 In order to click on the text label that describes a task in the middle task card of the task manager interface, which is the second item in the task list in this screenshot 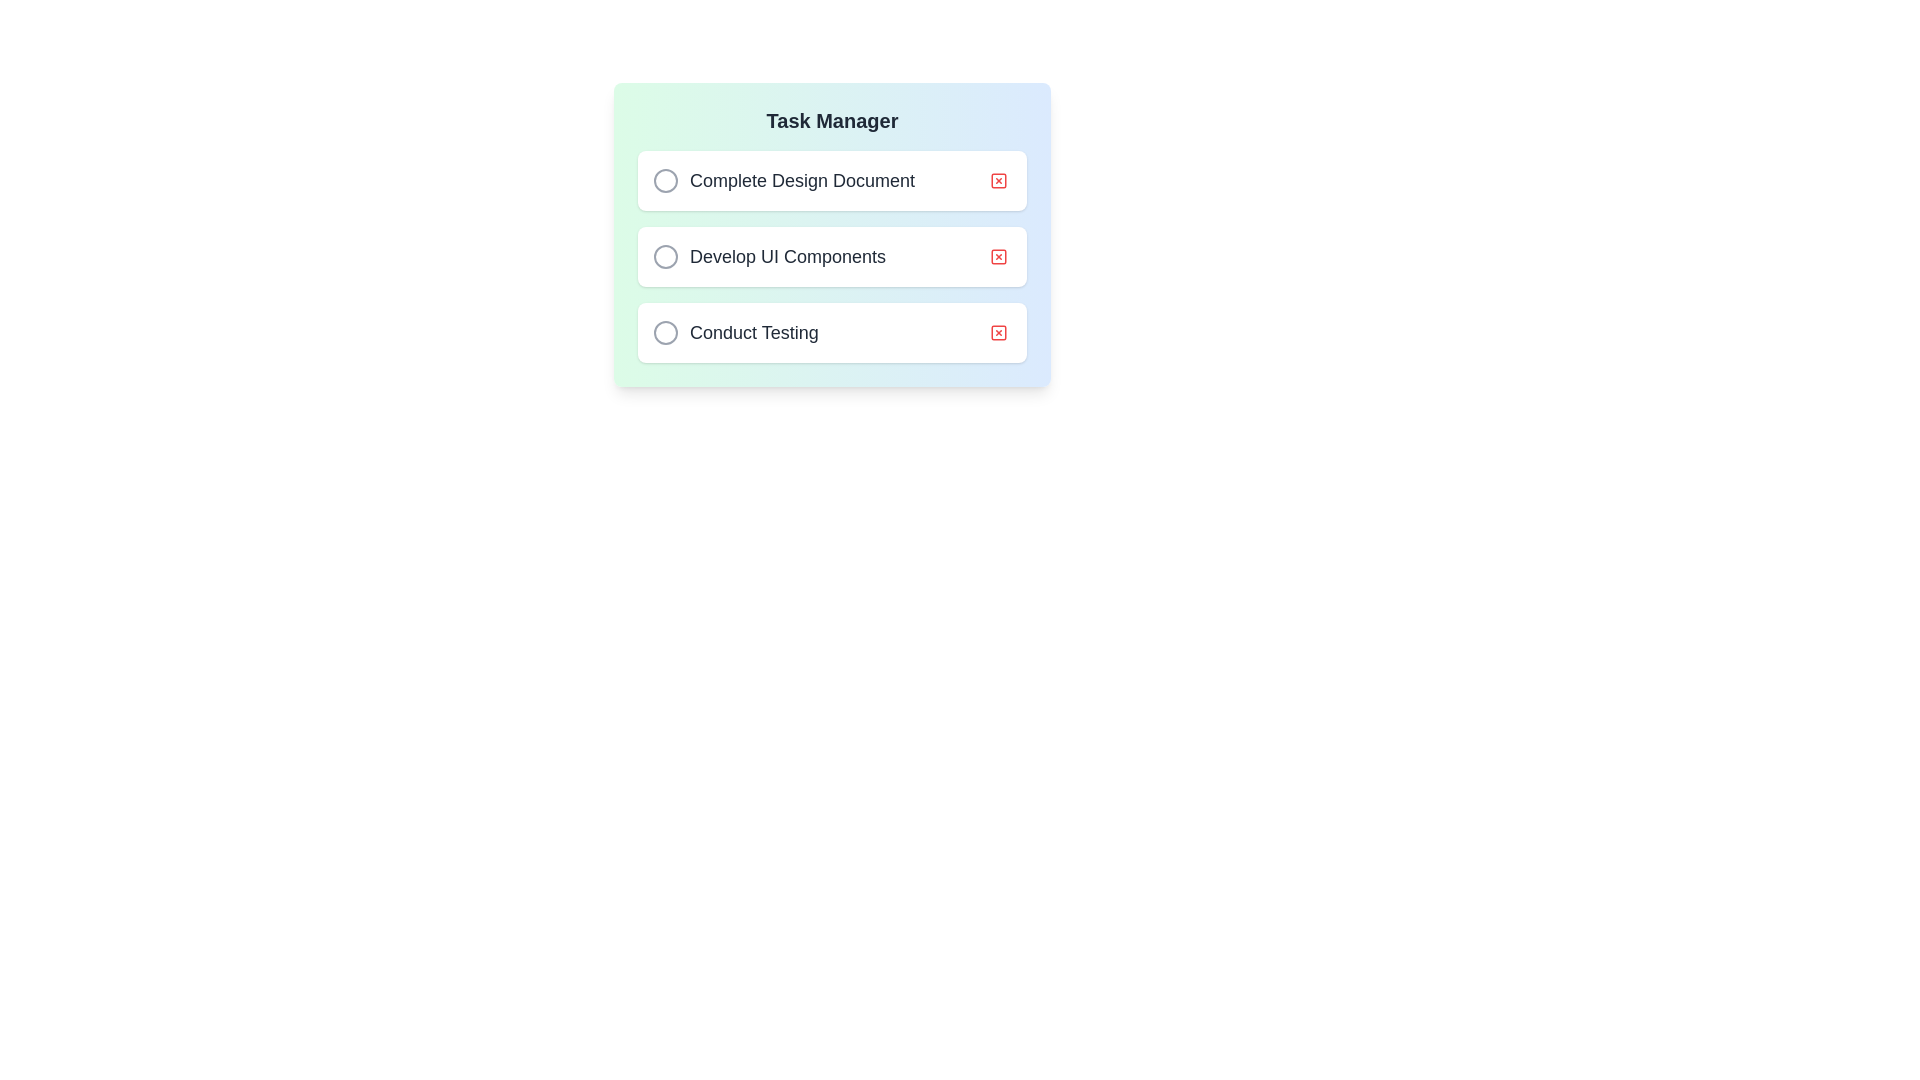, I will do `click(769, 256)`.